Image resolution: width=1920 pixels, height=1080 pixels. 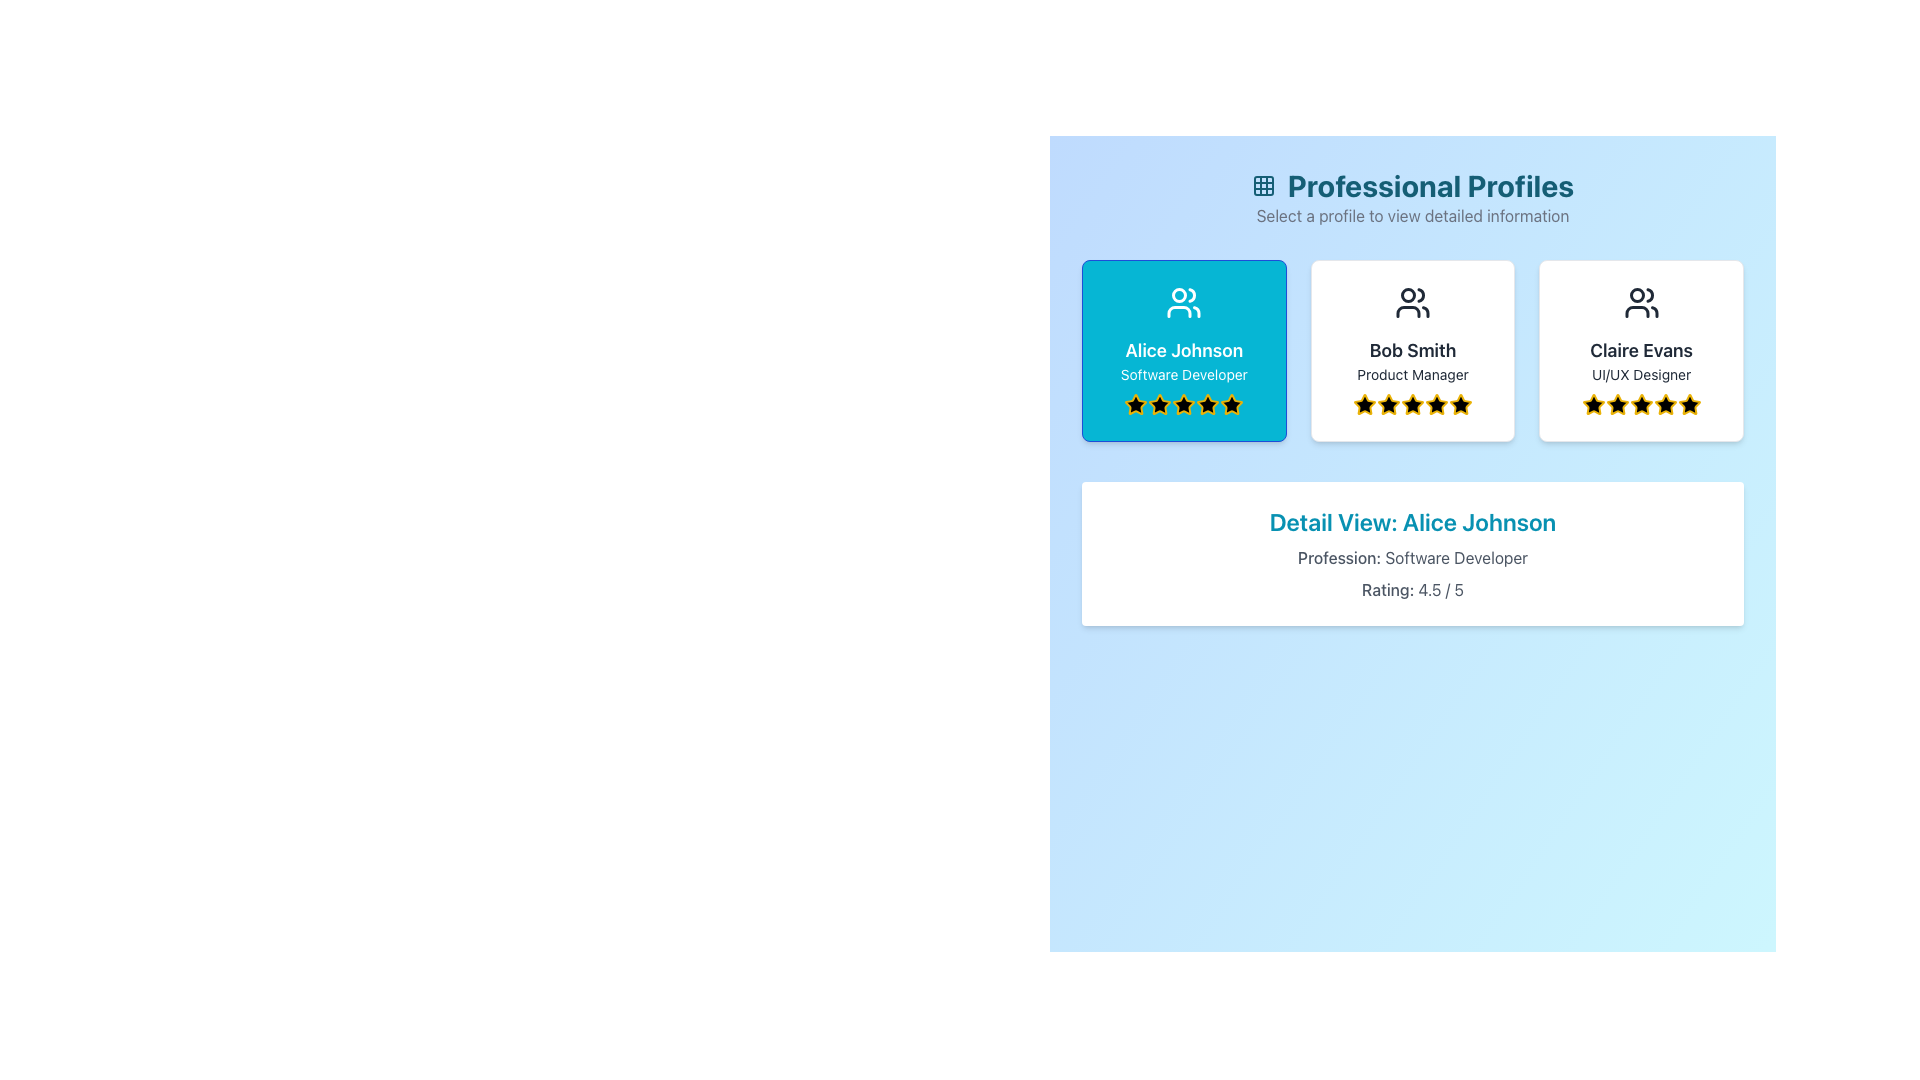 I want to click on the fourth star-shaped rating icon with a golden outline and black center, located below the profile card for Claire Evans, UI/UX Designer, in the Professional Profiles section to rate it, so click(x=1641, y=404).